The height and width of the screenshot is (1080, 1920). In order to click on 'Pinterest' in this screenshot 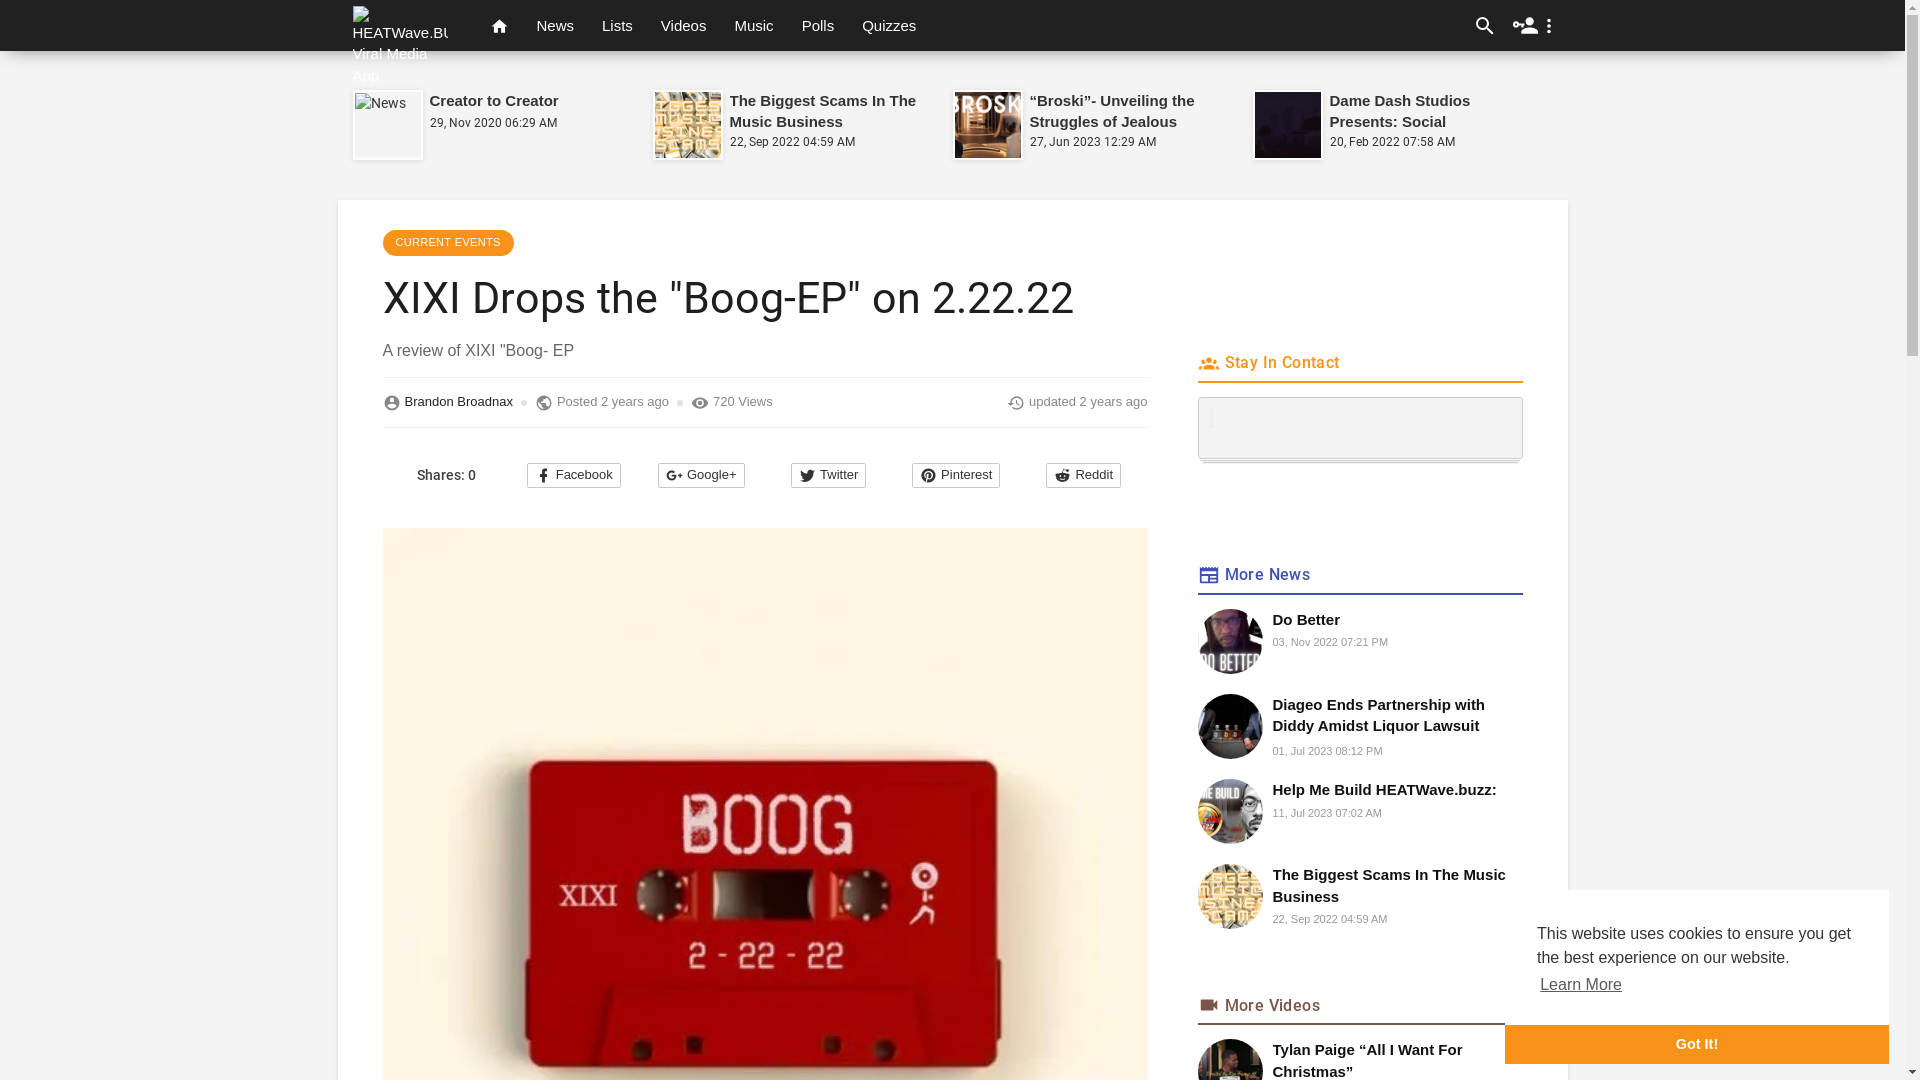, I will do `click(954, 475)`.